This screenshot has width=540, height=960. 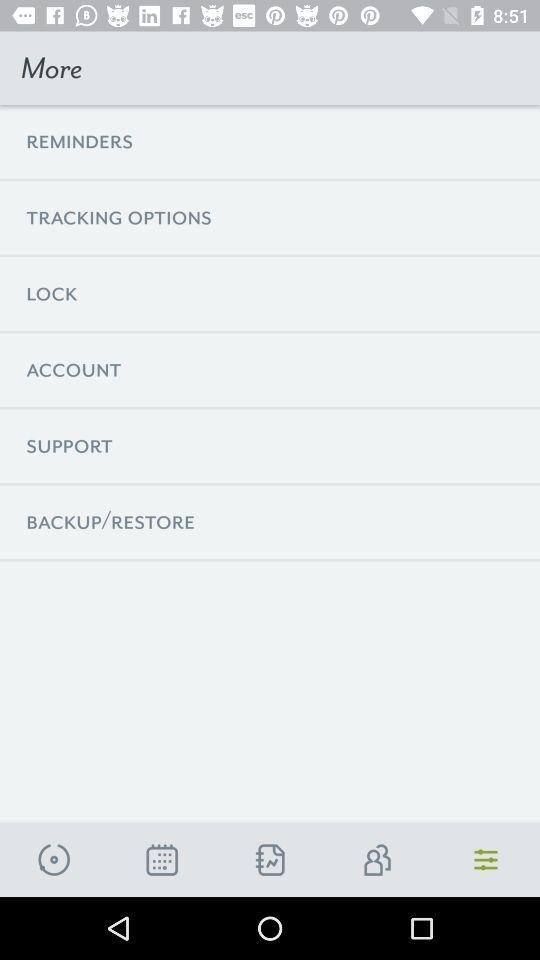 I want to click on to friends list, so click(x=378, y=859).